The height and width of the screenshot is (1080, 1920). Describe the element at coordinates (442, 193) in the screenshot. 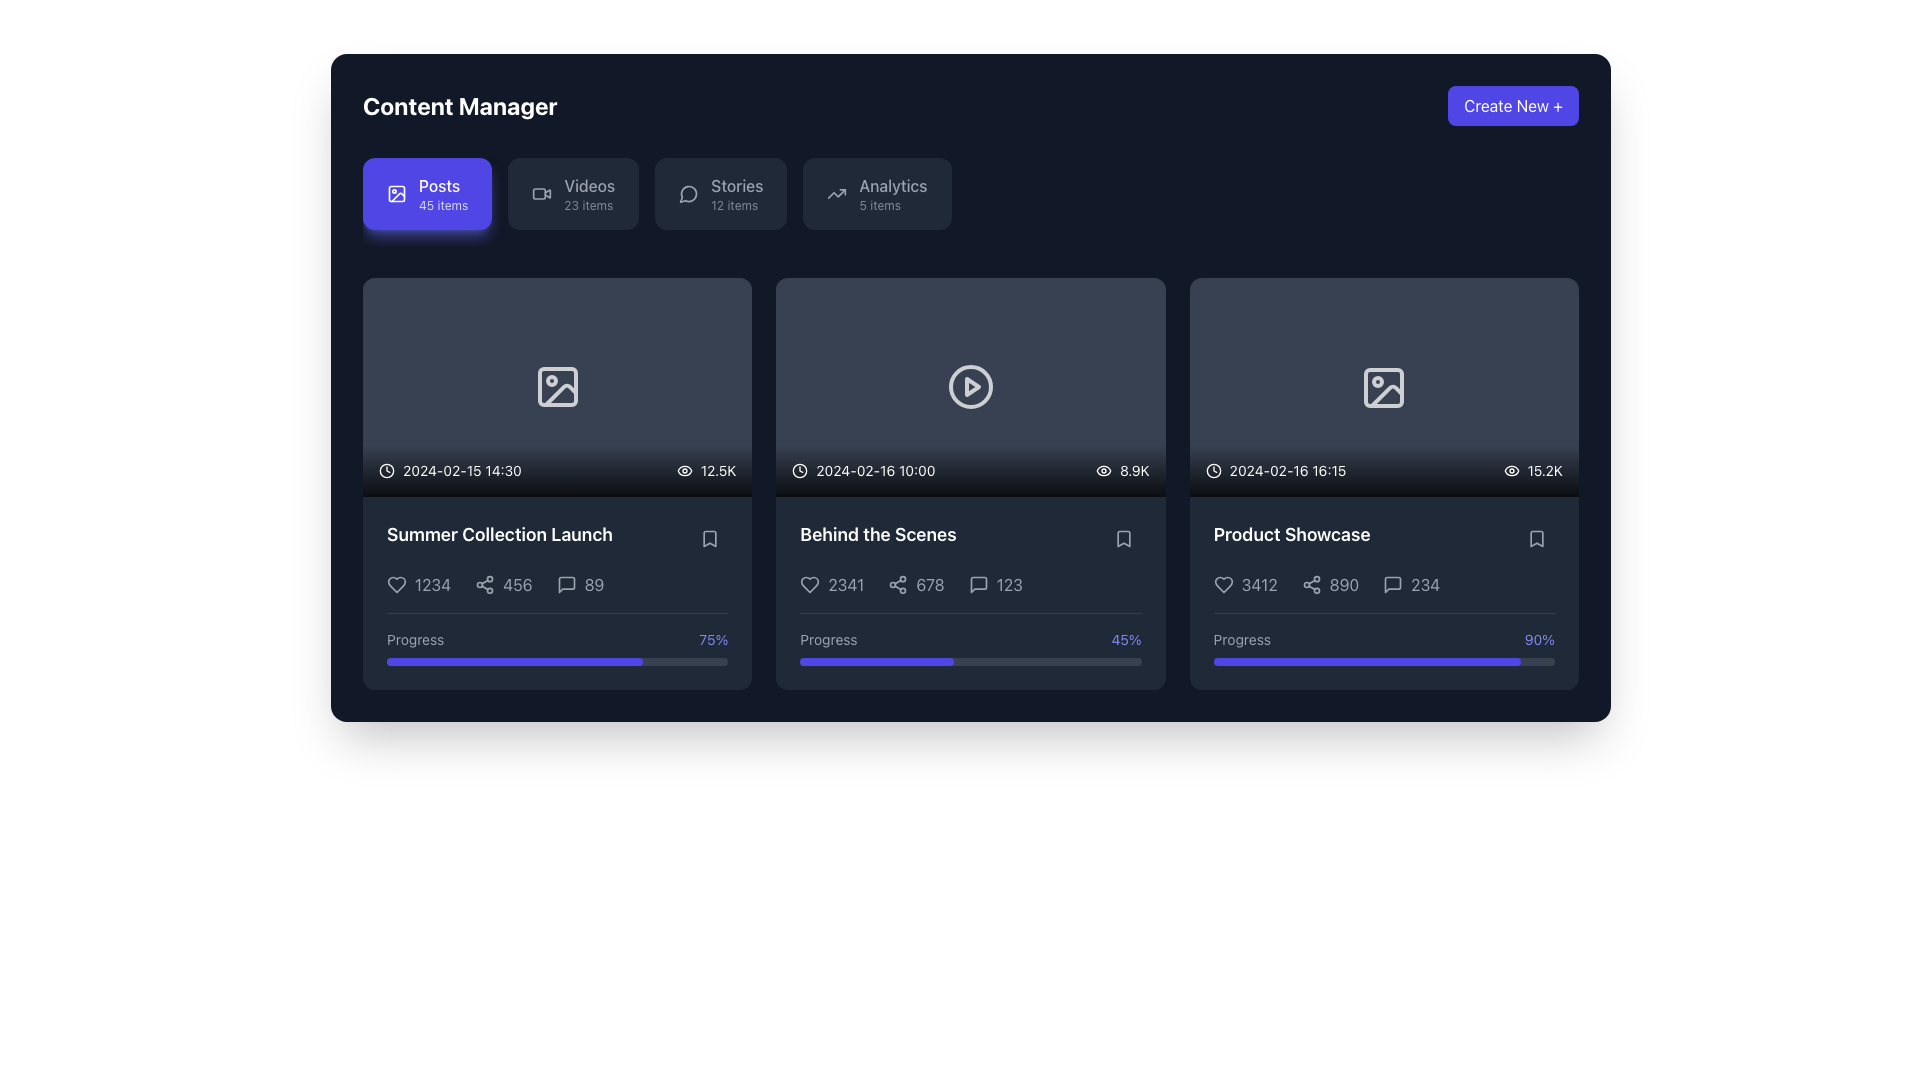

I see `the descriptive label containing the bold text 'Posts' and the lighter text '45 items', located in the upper-left area of the interface within the first button of the horizontal menu` at that location.